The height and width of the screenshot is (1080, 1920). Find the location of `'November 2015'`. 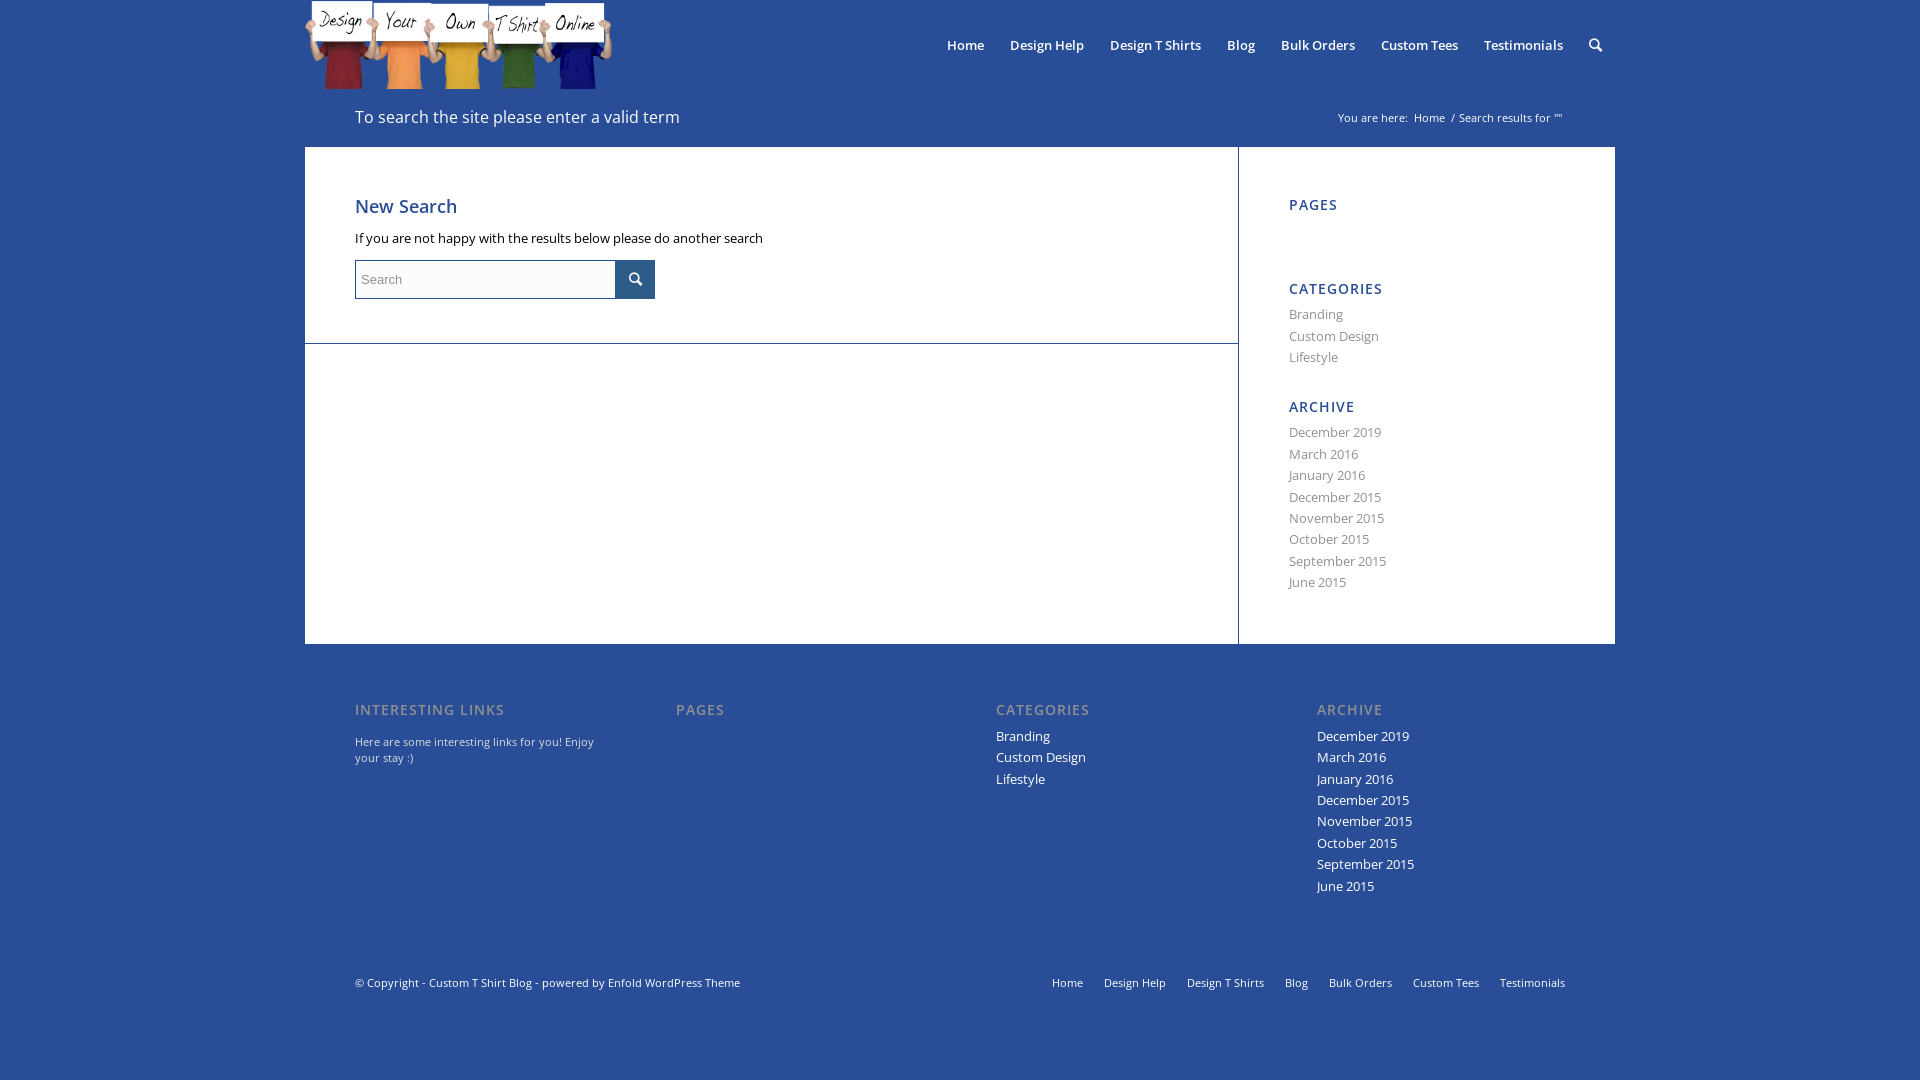

'November 2015' is located at coordinates (1336, 516).